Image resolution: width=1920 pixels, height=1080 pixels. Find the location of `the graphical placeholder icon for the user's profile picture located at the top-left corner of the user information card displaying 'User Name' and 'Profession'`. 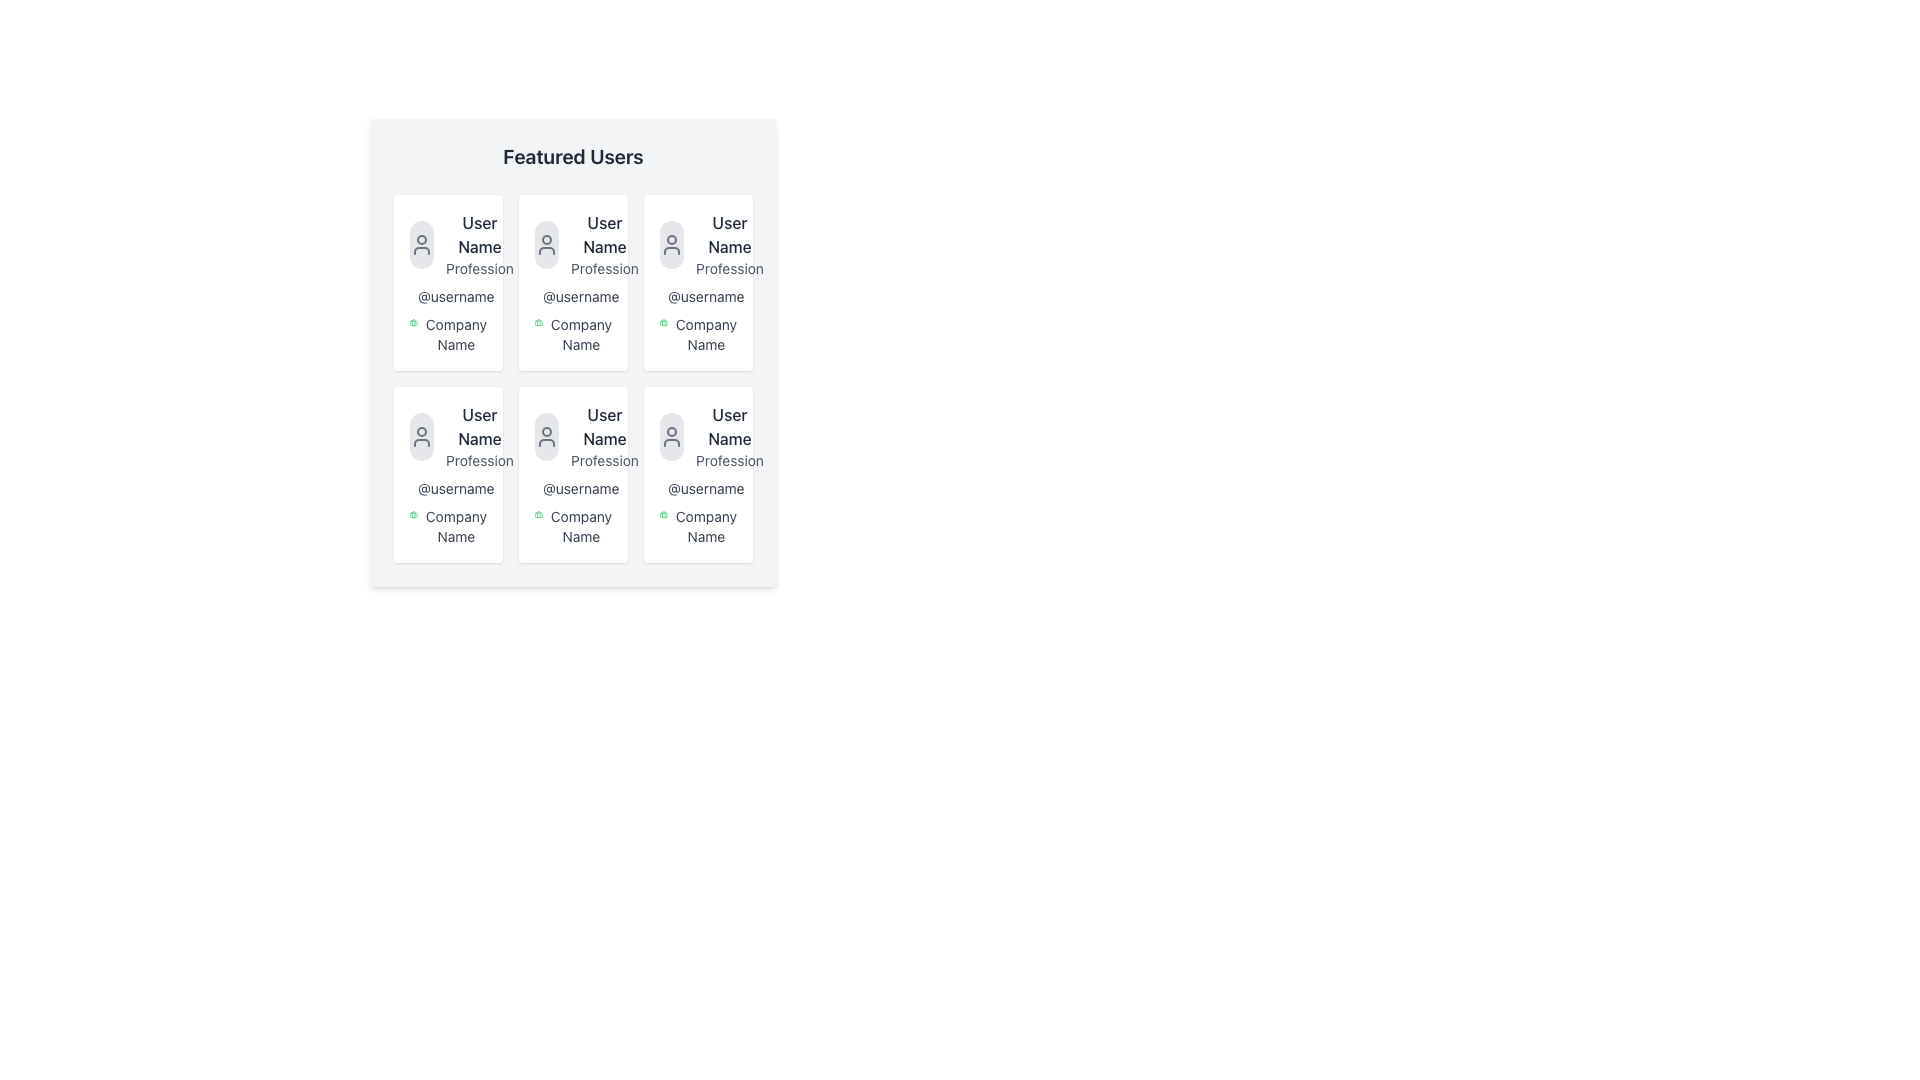

the graphical placeholder icon for the user's profile picture located at the top-left corner of the user information card displaying 'User Name' and 'Profession' is located at coordinates (421, 435).